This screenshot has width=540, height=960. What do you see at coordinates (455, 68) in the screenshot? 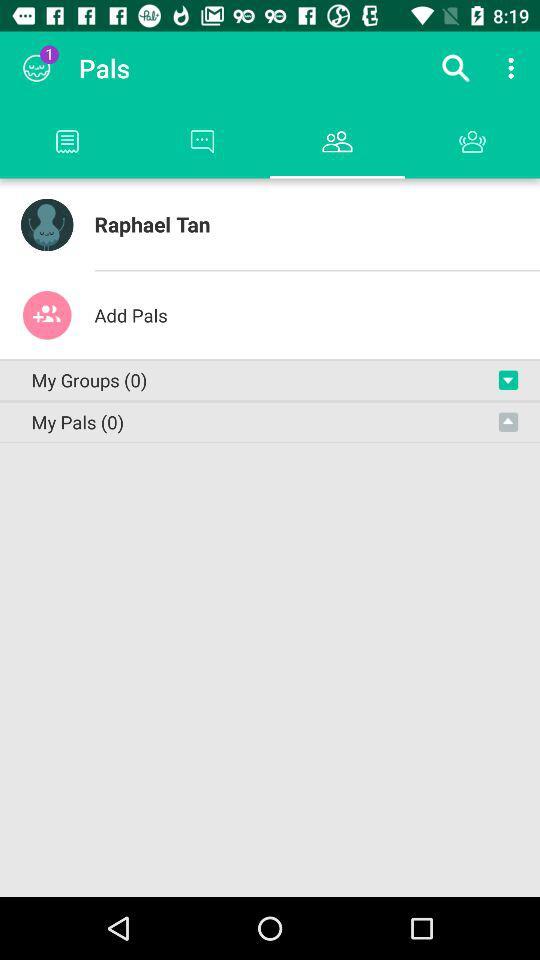
I see `the item to the right of pals app` at bounding box center [455, 68].